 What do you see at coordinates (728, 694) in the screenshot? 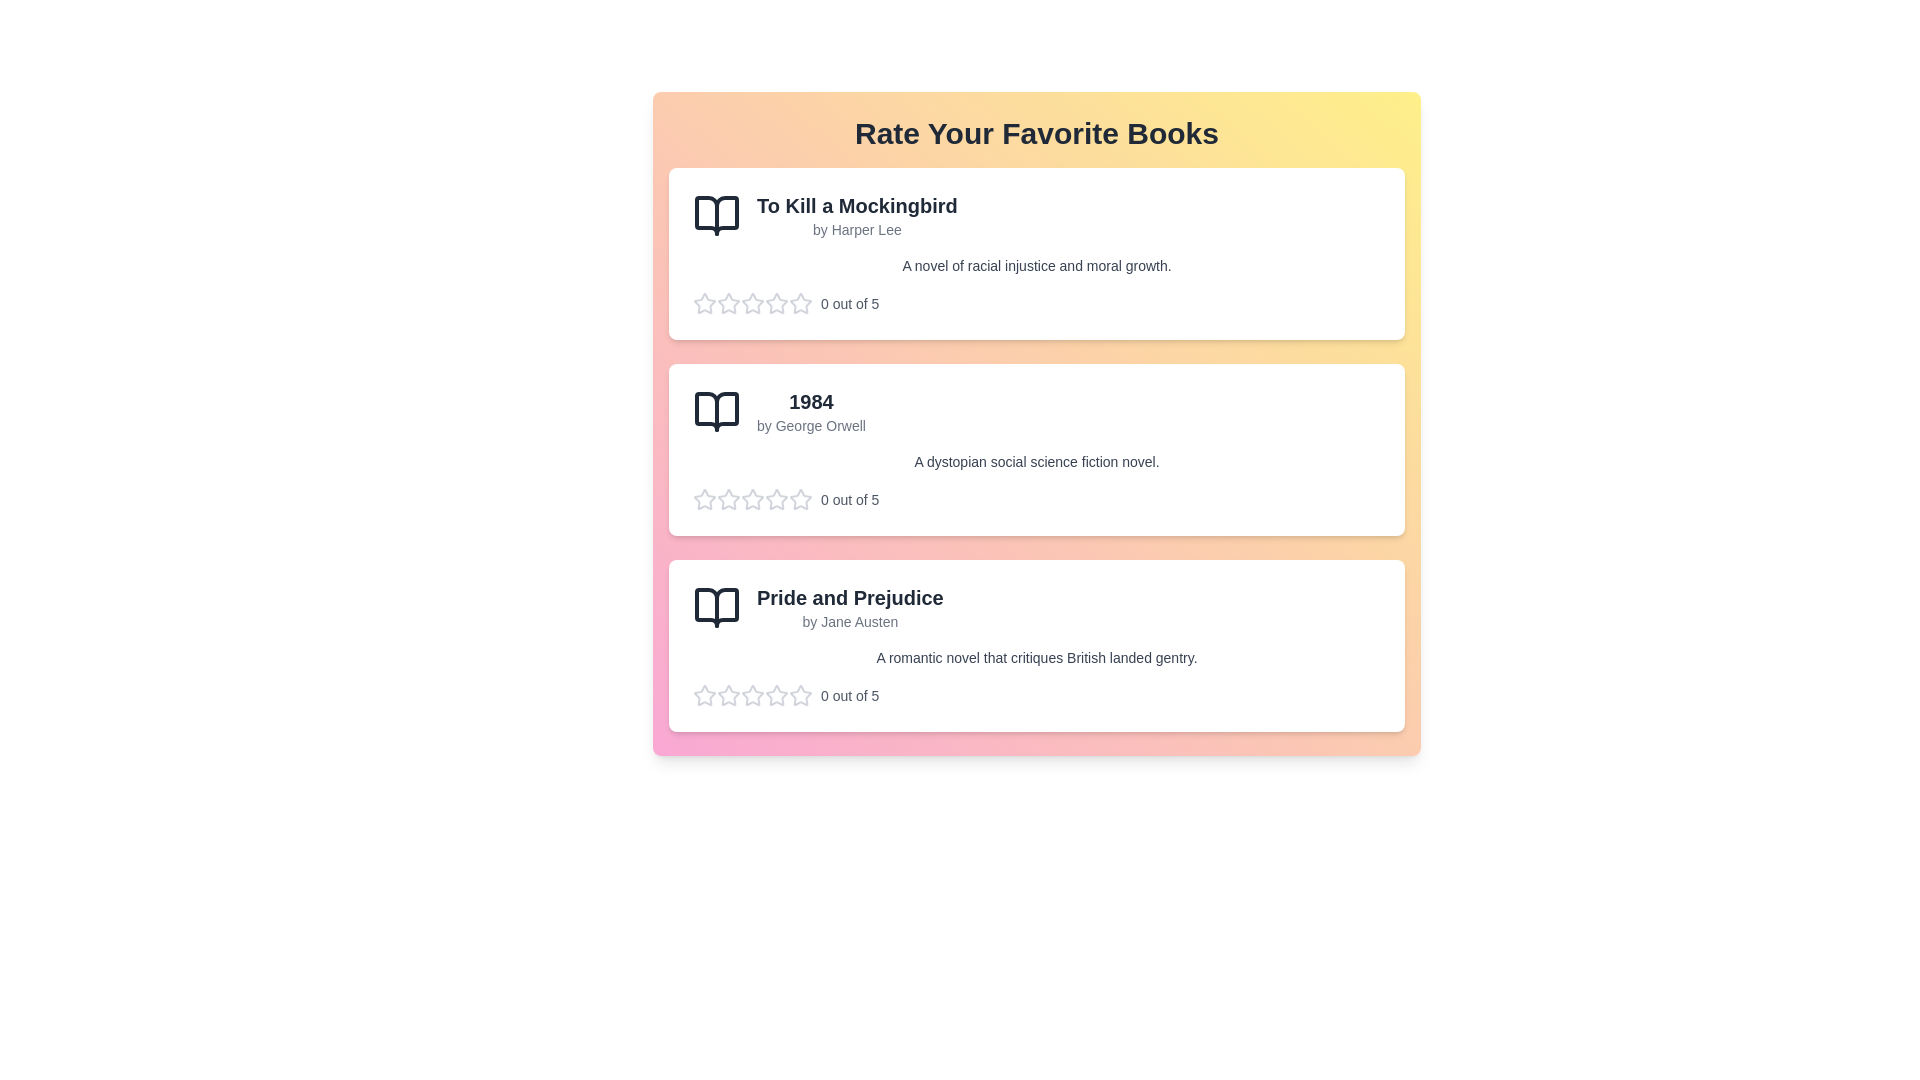
I see `the first hollow star icon in the rating section under the 'Pride and Prejudice' book to rate it` at bounding box center [728, 694].